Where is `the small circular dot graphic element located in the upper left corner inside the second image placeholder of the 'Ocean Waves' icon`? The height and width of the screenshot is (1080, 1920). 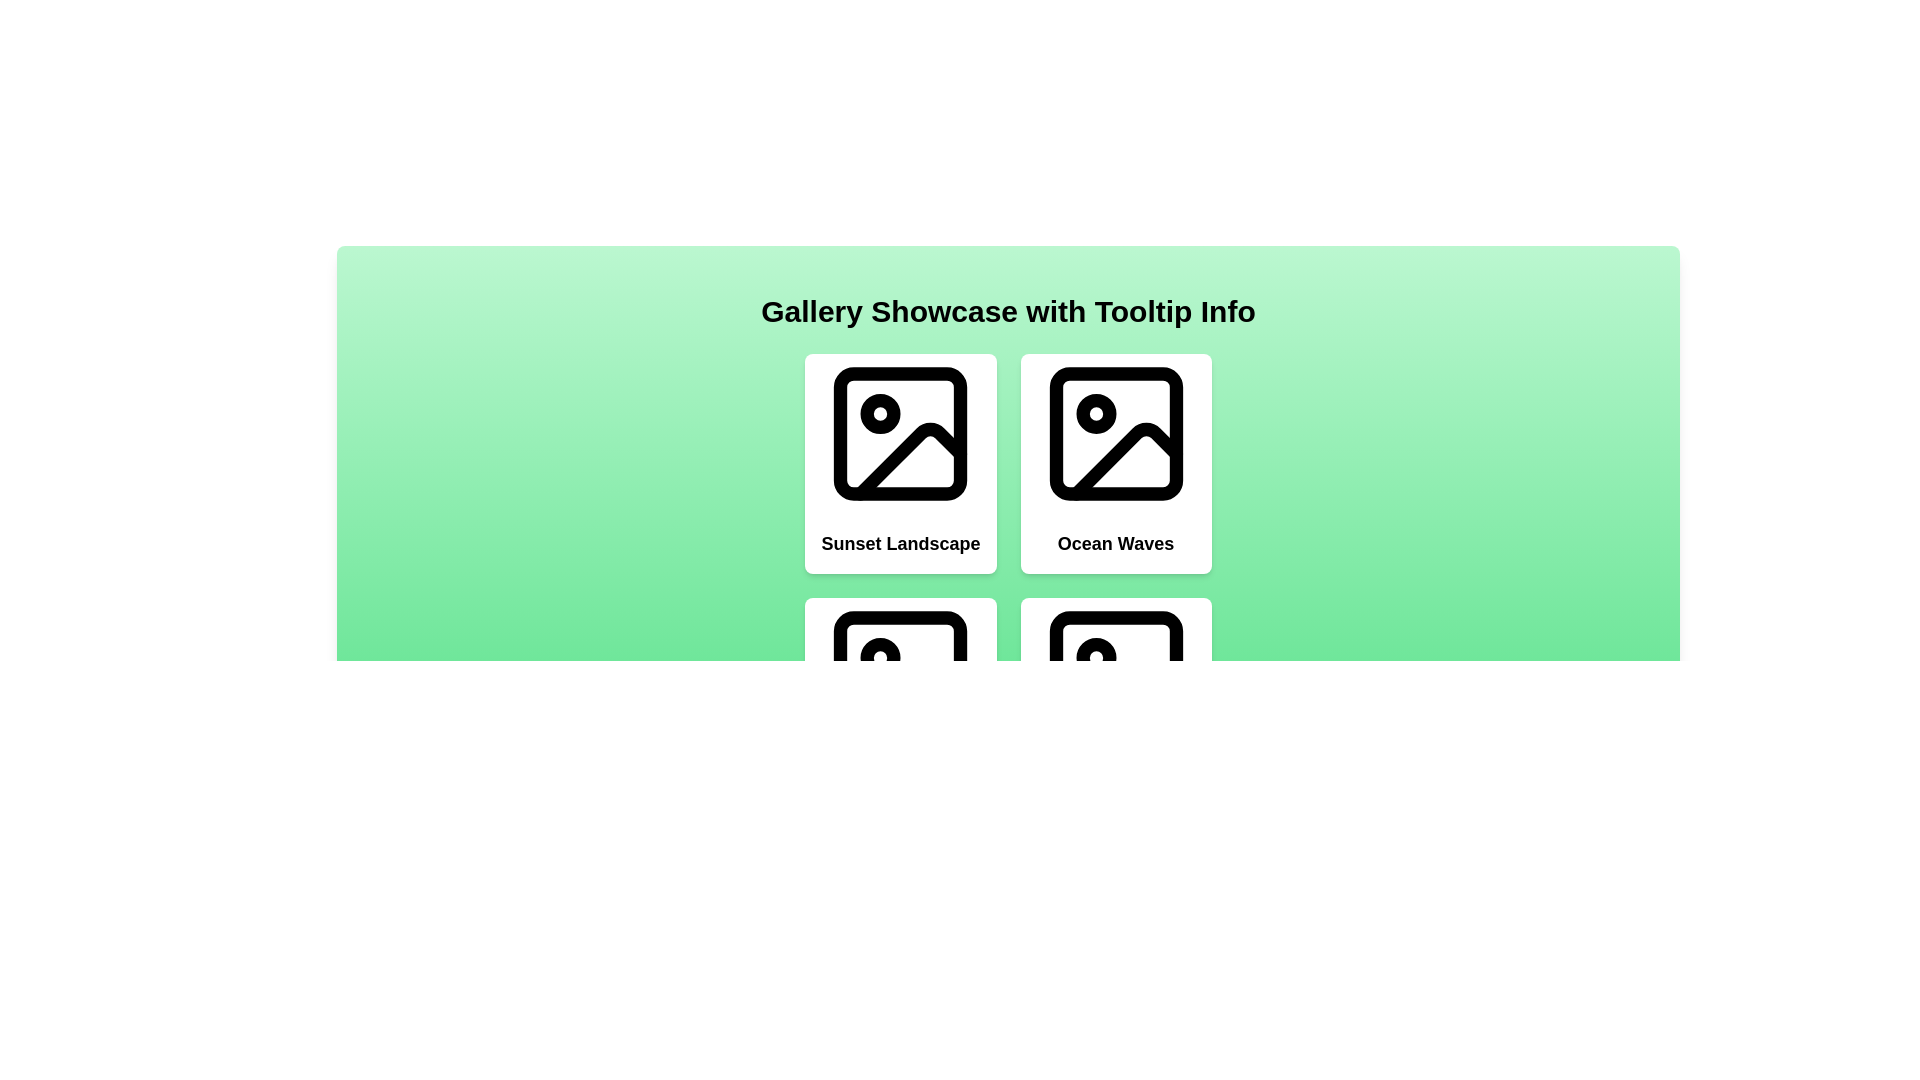 the small circular dot graphic element located in the upper left corner inside the second image placeholder of the 'Ocean Waves' icon is located at coordinates (1094, 412).